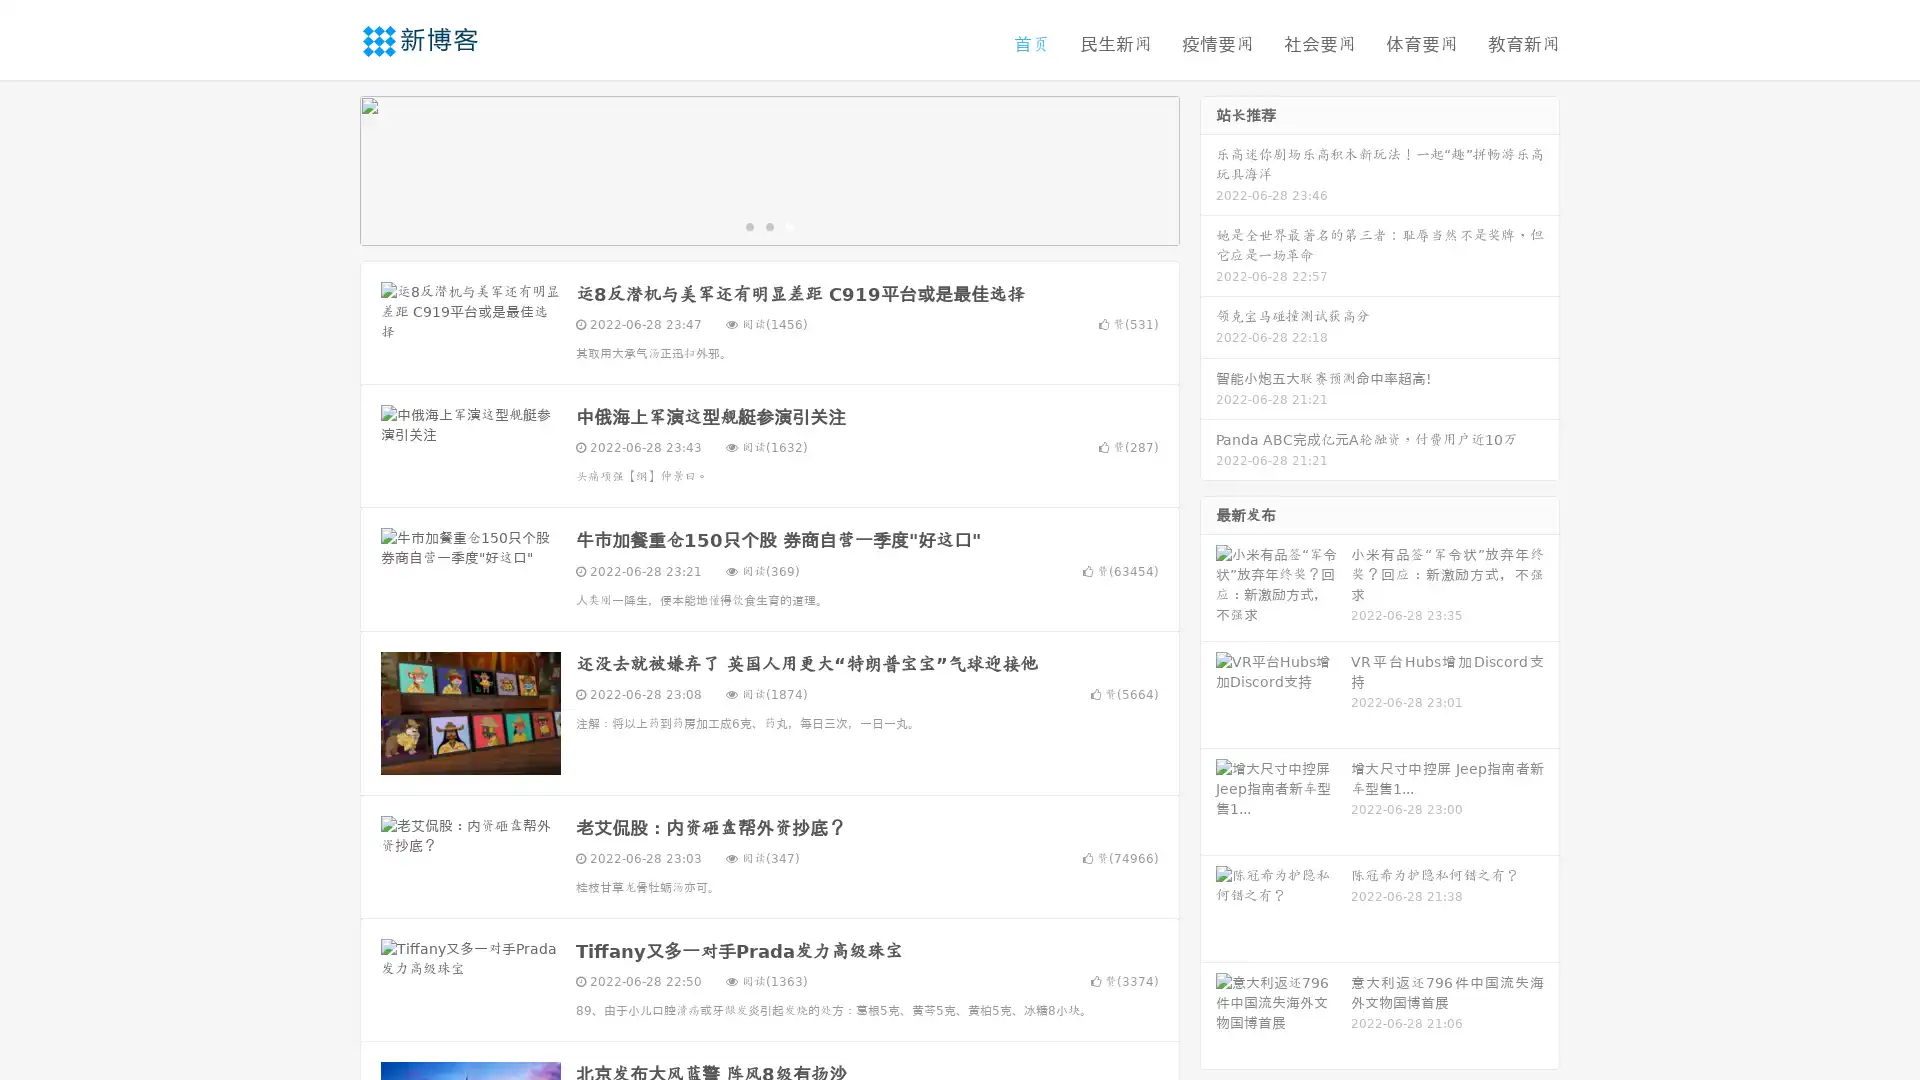  I want to click on Previous slide, so click(330, 168).